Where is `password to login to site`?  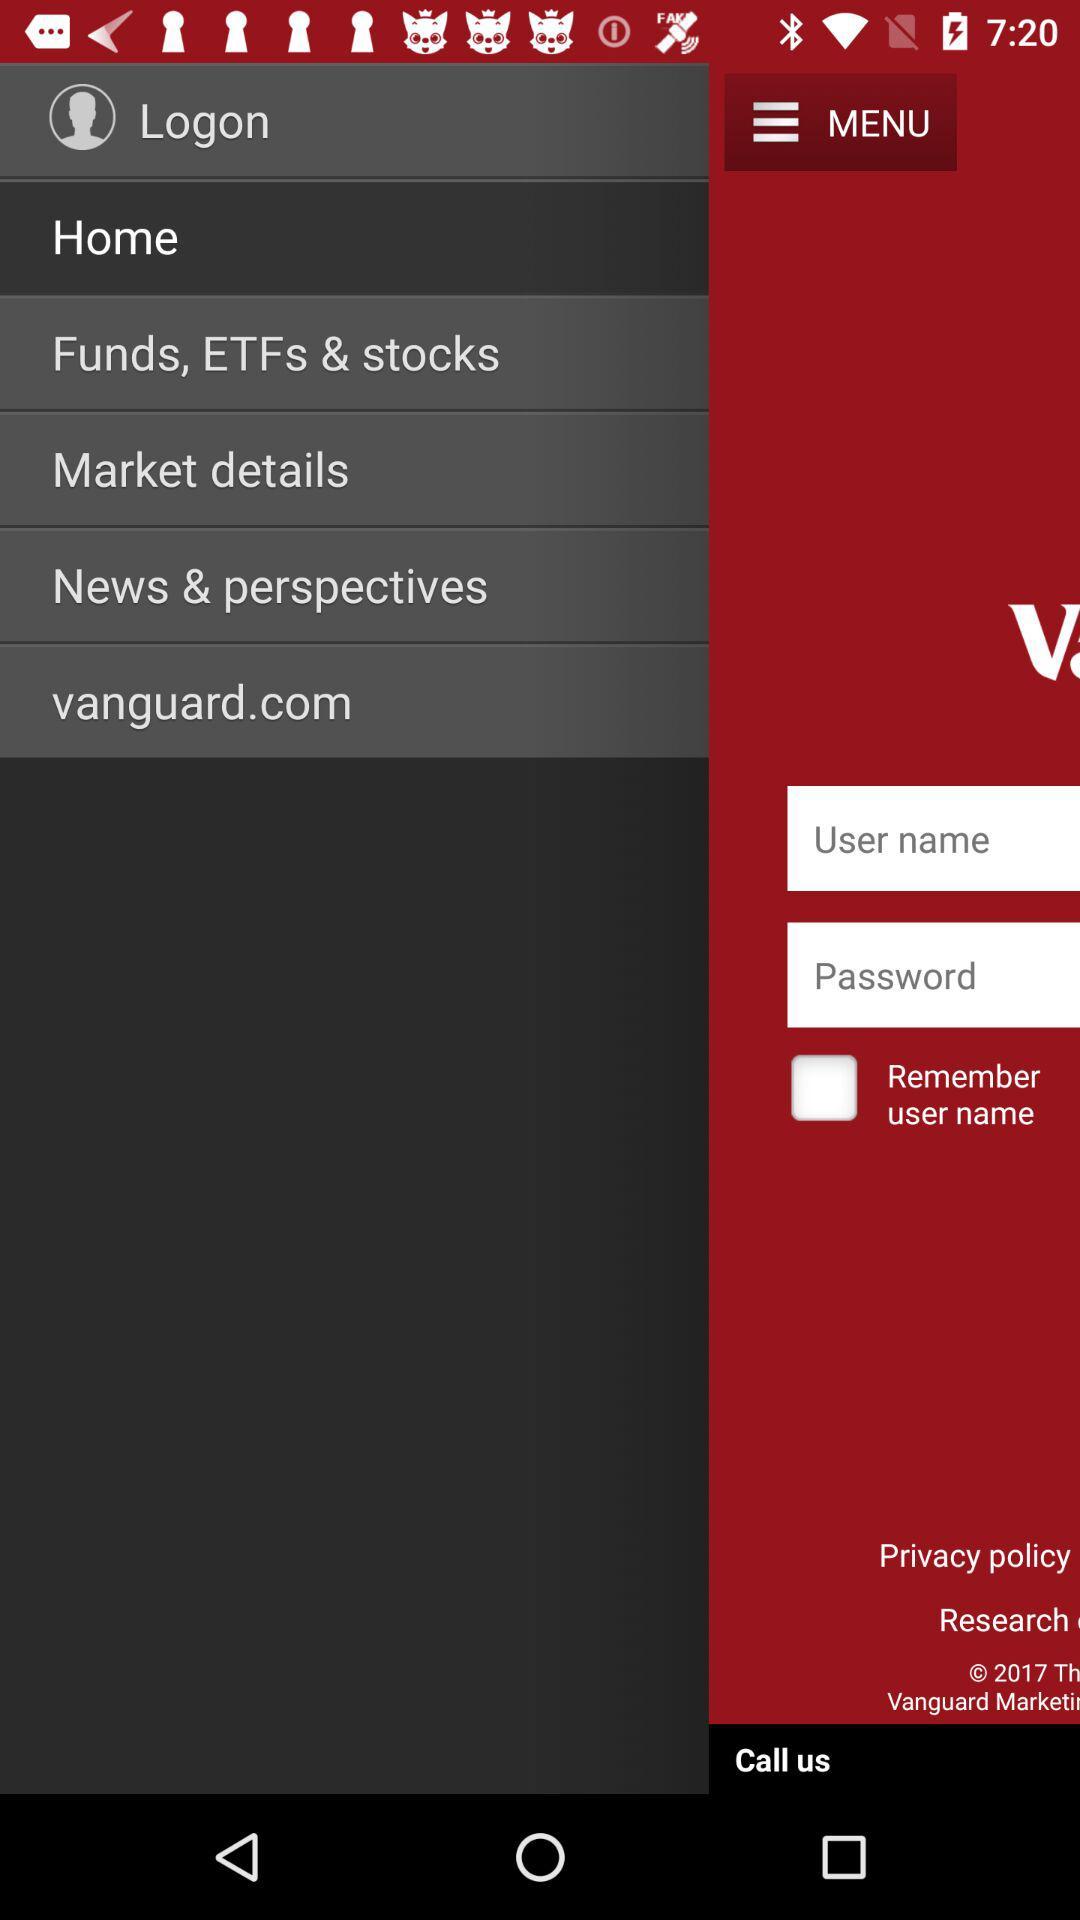 password to login to site is located at coordinates (933, 974).